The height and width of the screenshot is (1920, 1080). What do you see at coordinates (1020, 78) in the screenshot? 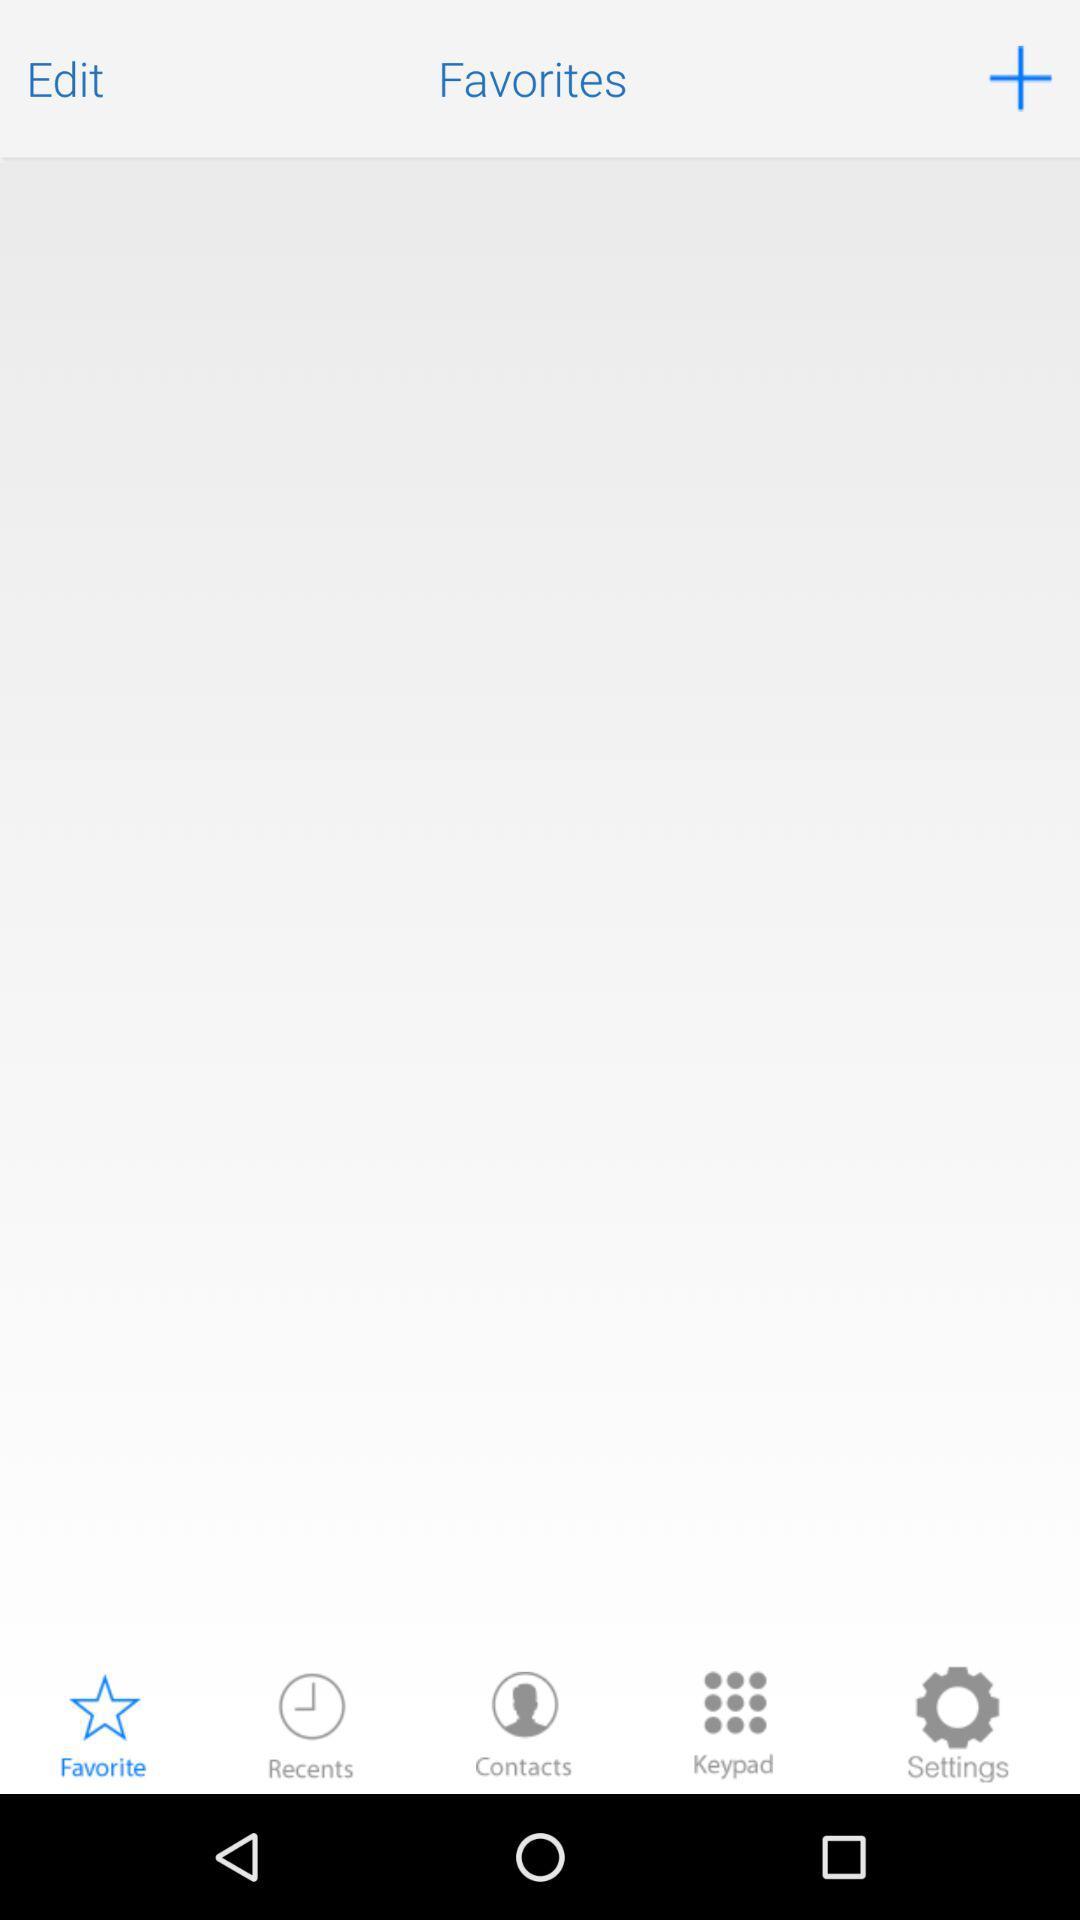
I see `the item next to favorites` at bounding box center [1020, 78].